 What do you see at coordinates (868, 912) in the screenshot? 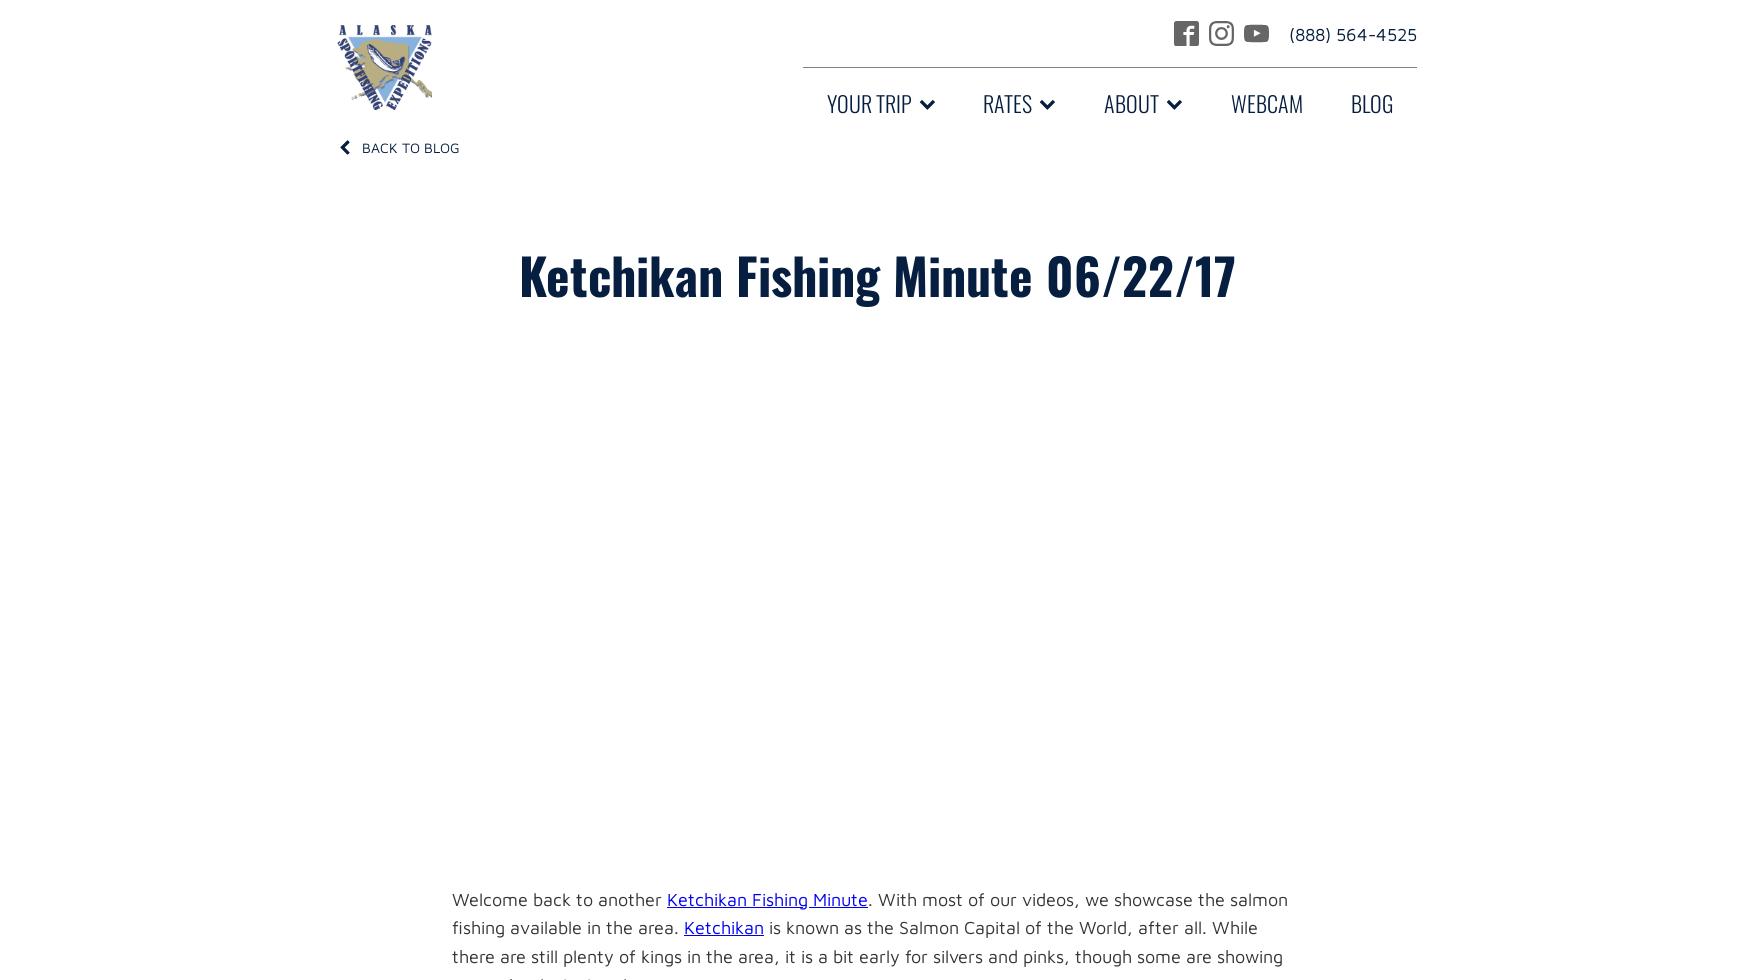
I see `'. With most of our videos, we showcase the salmon fishing available in the area.'` at bounding box center [868, 912].